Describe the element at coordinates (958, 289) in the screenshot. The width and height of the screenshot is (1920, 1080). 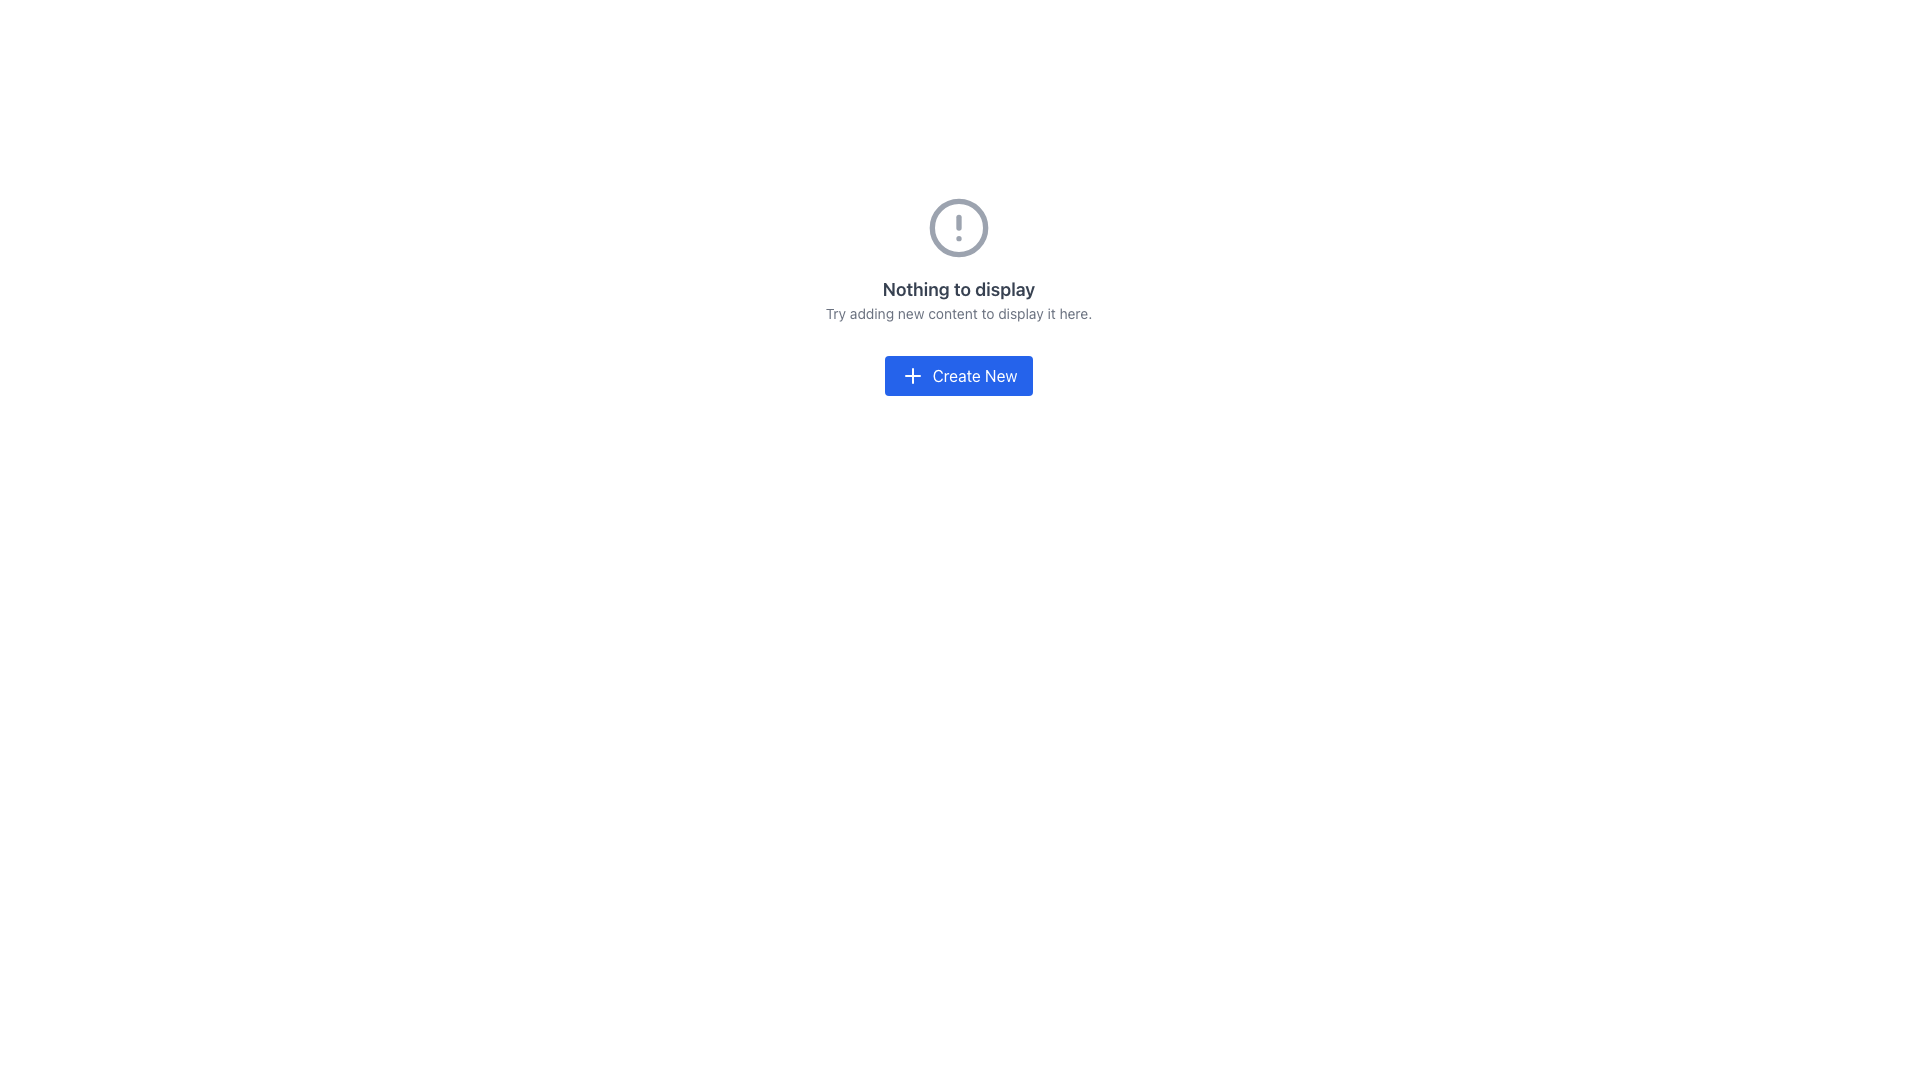
I see `the text element that indicates no content is available, positioned below the circular alert icon and above the suggestion to add new content` at that location.